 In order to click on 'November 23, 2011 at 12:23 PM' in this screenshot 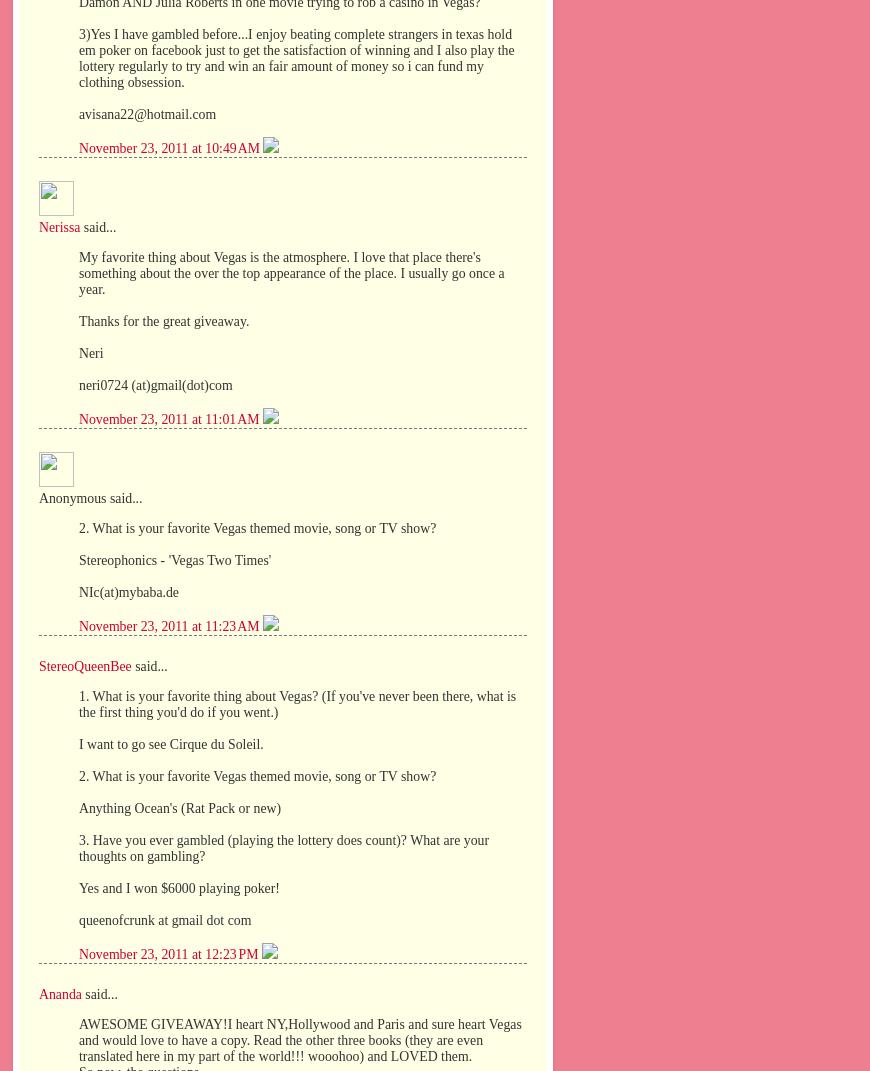, I will do `click(168, 952)`.